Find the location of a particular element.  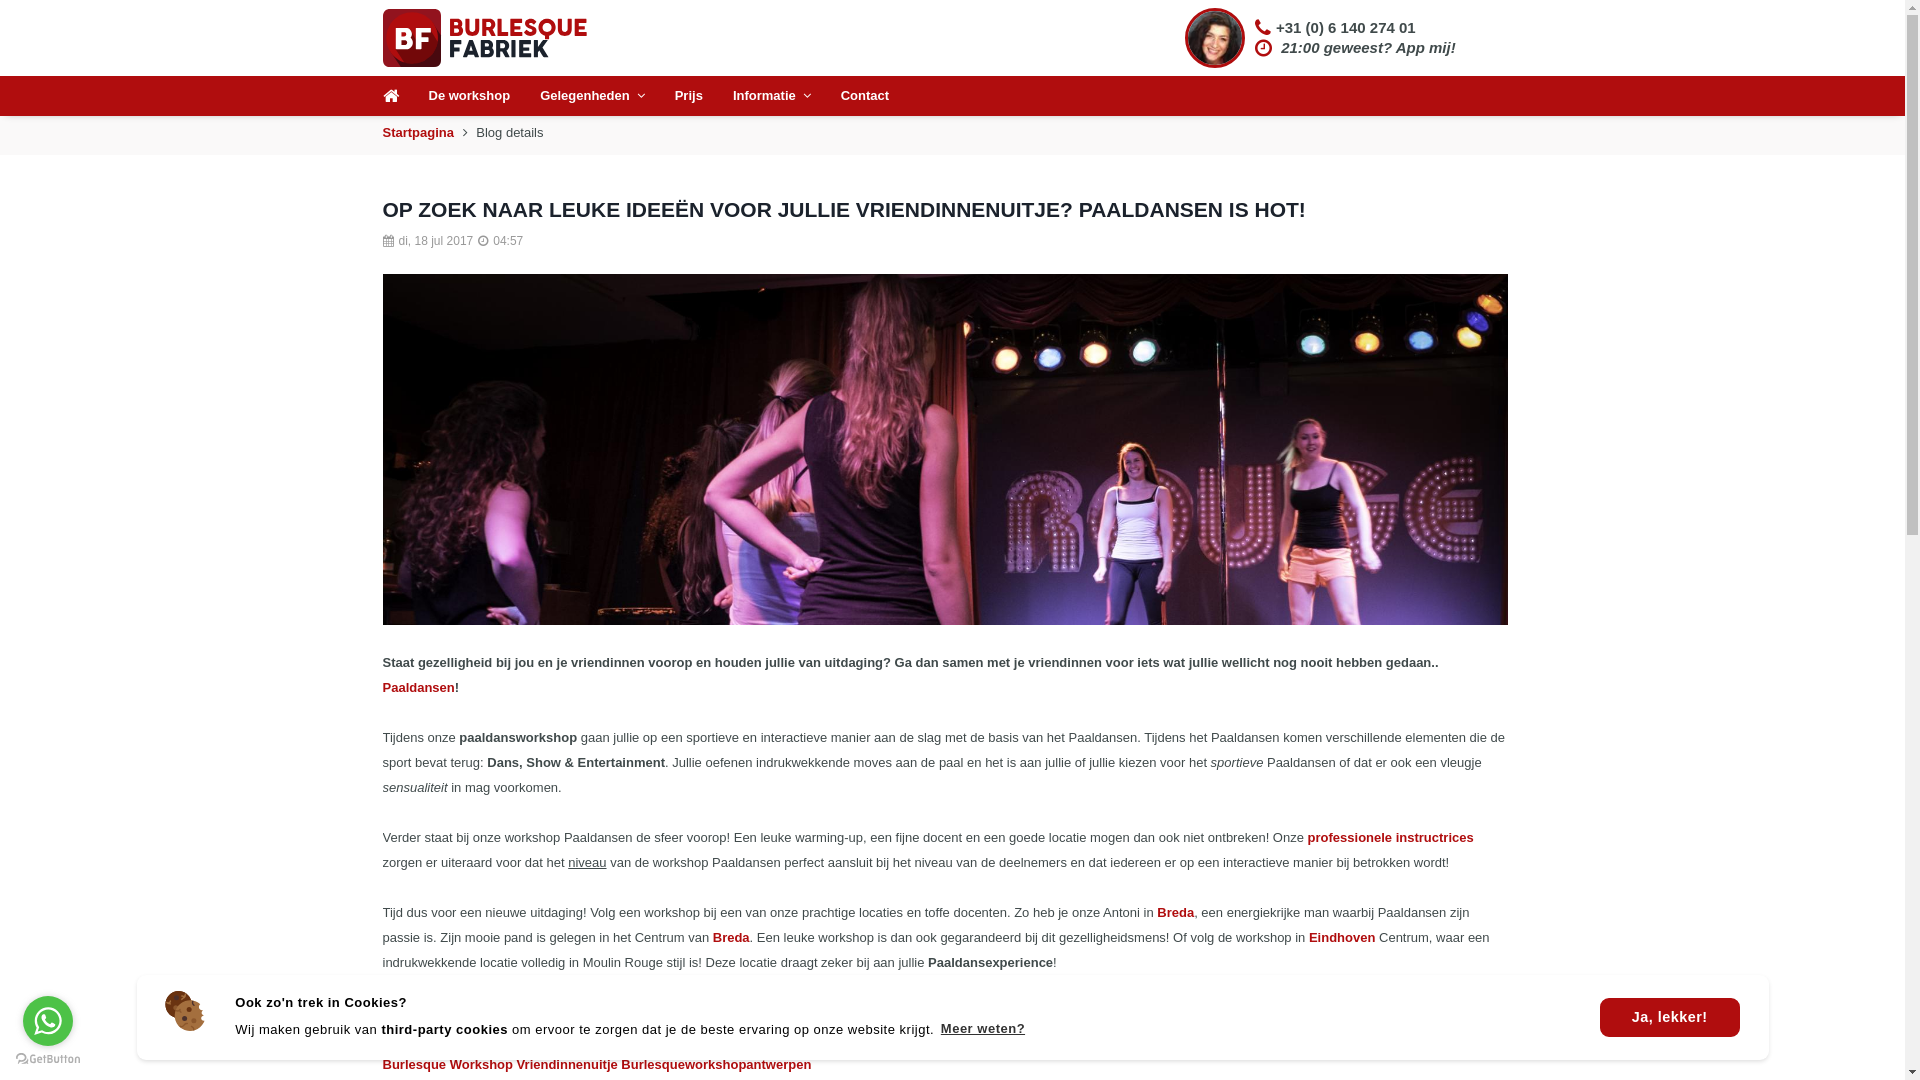

'Ja, lekker!' is located at coordinates (1670, 1018).